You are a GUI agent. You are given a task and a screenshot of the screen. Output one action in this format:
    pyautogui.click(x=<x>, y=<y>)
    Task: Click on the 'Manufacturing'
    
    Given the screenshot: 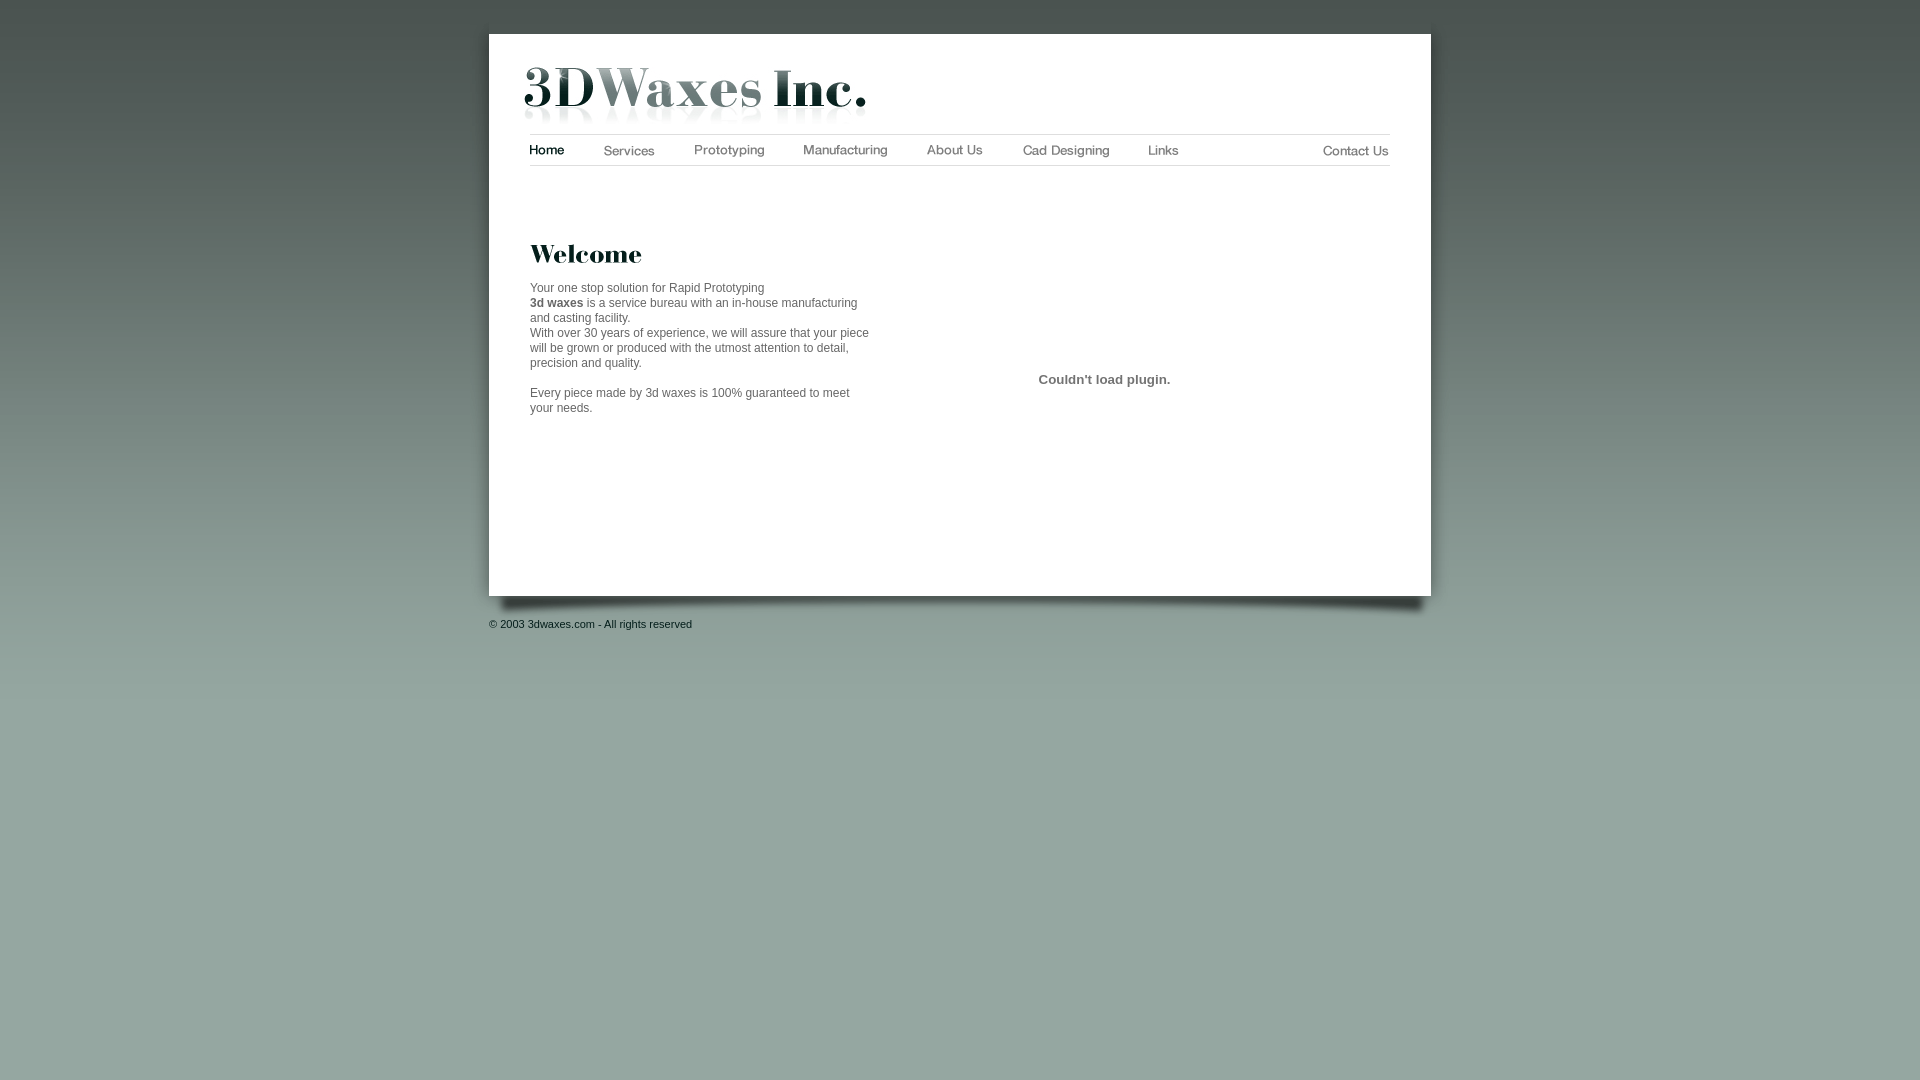 What is the action you would take?
    pyautogui.click(x=804, y=149)
    